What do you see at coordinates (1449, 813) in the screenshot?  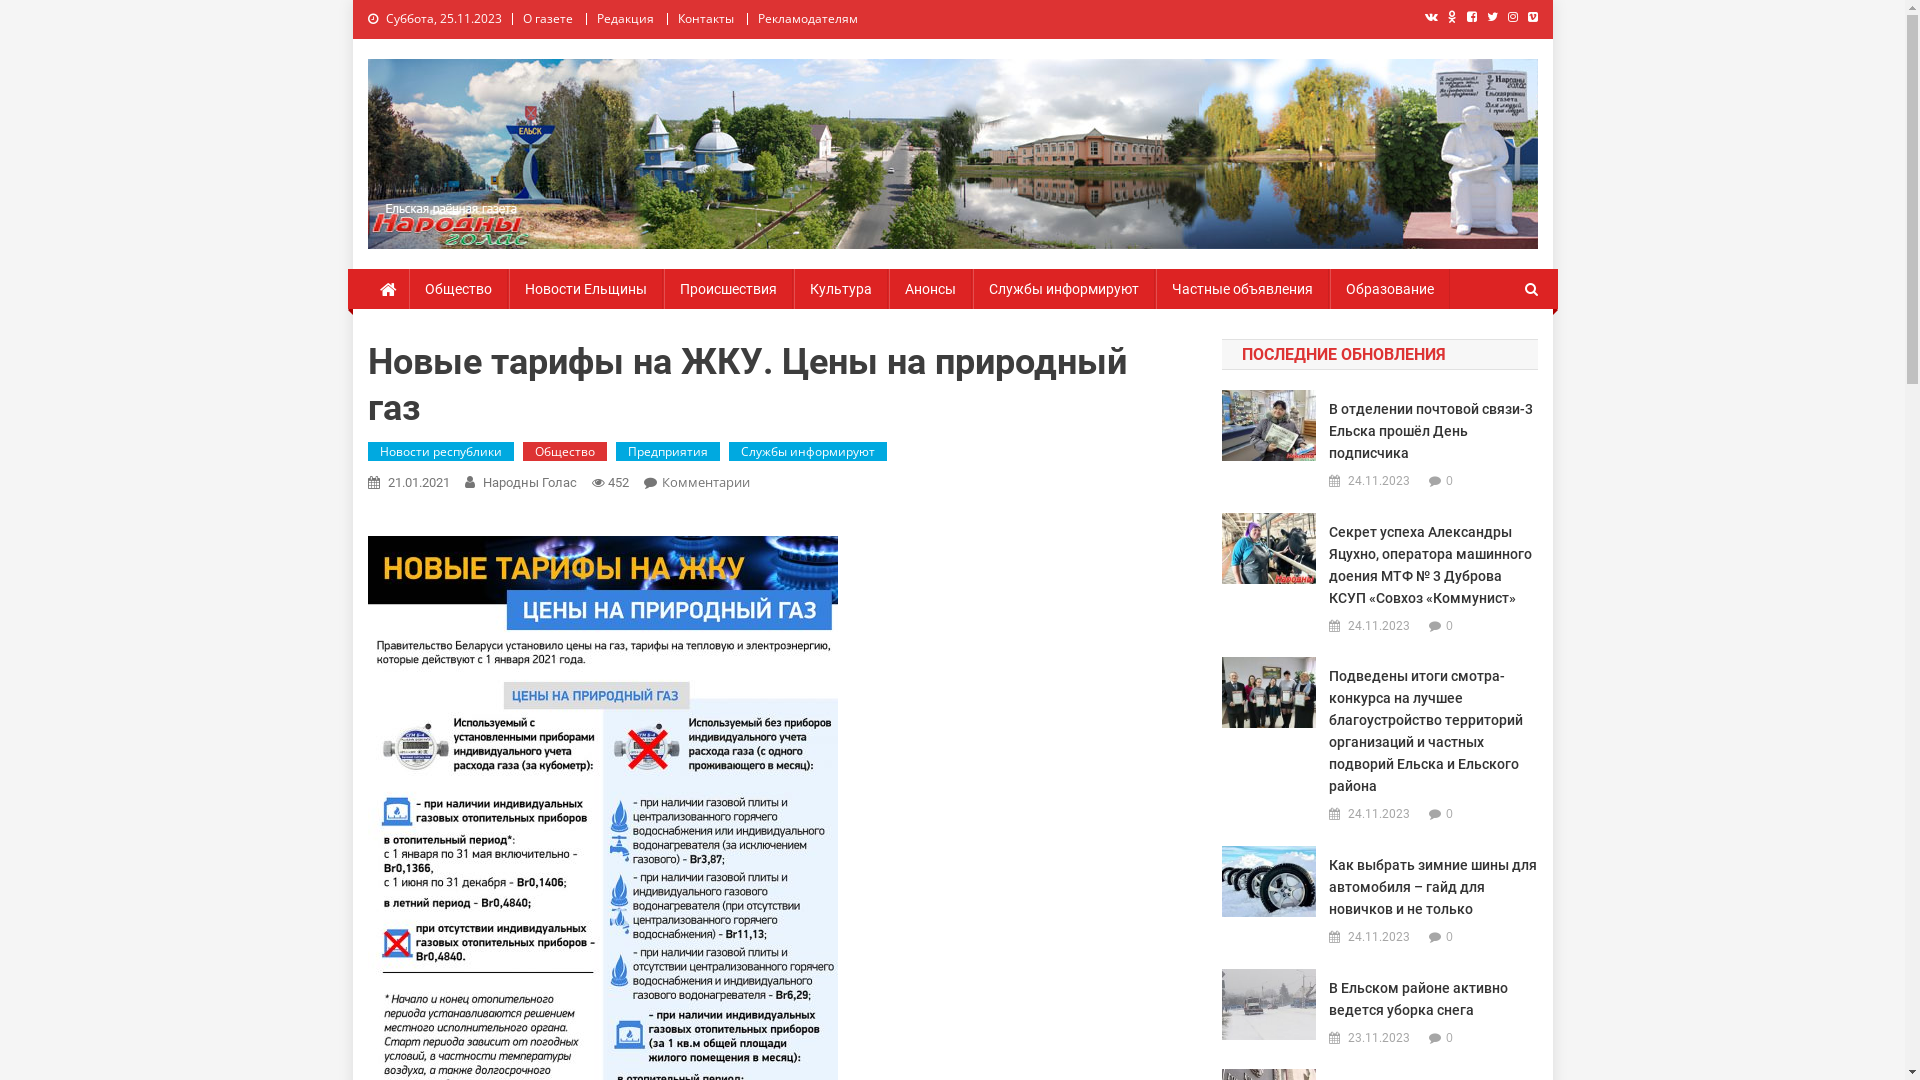 I see `'0'` at bounding box center [1449, 813].